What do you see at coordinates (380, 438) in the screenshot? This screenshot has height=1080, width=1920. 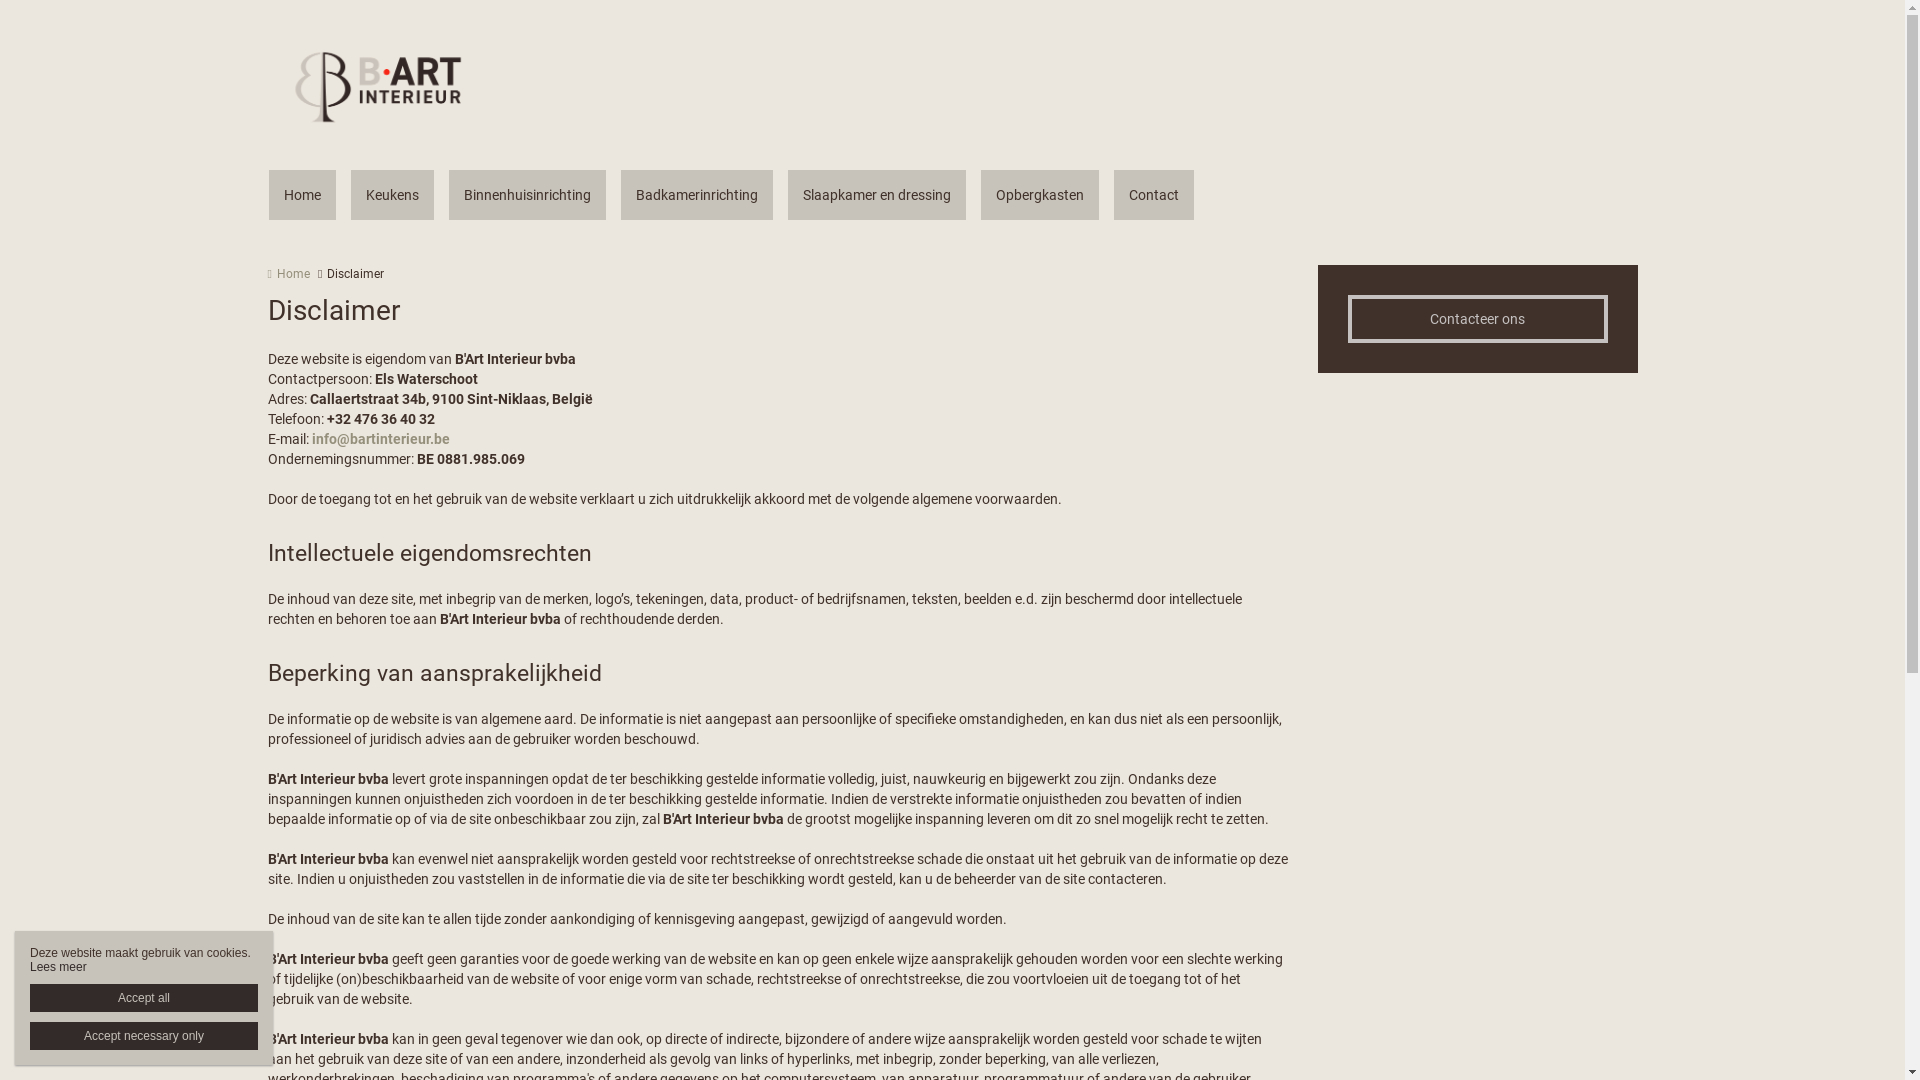 I see `'info@bartinterieur.be'` at bounding box center [380, 438].